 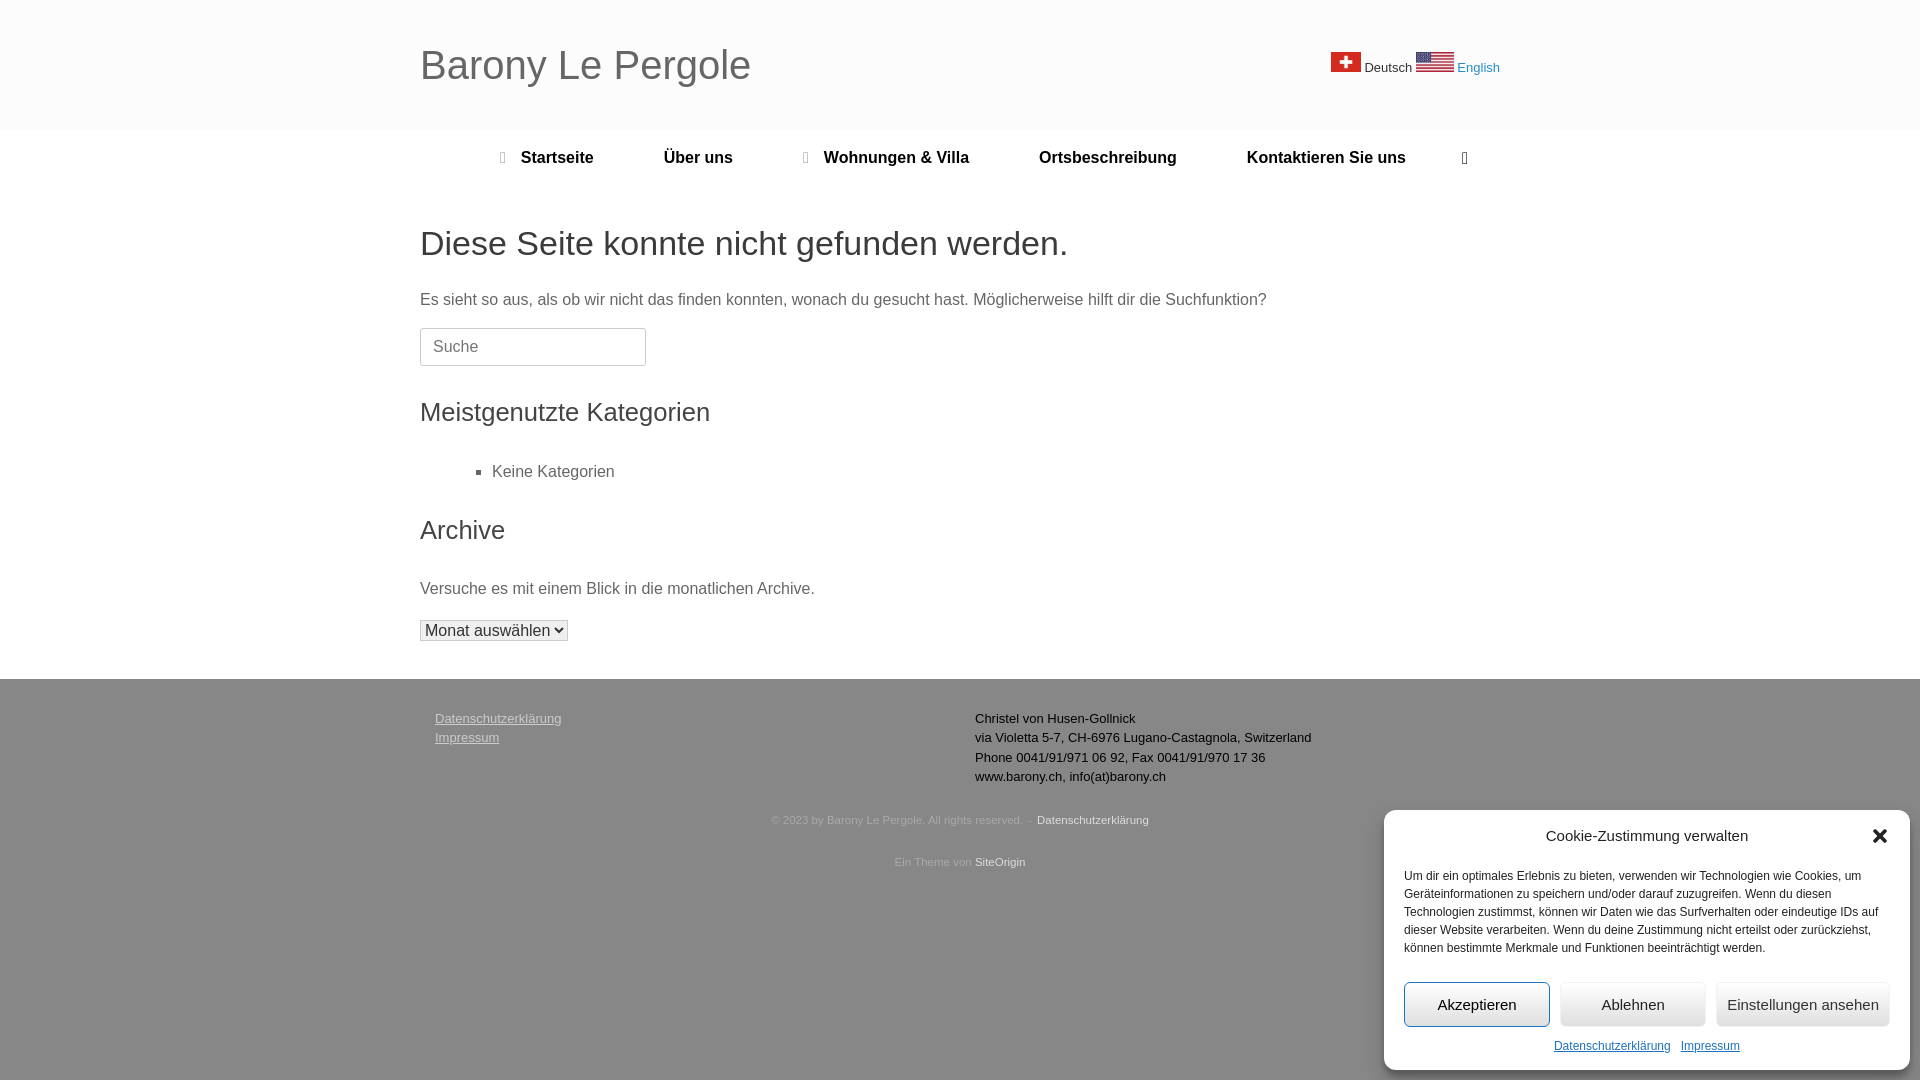 What do you see at coordinates (1709, 1044) in the screenshot?
I see `'Impressum'` at bounding box center [1709, 1044].